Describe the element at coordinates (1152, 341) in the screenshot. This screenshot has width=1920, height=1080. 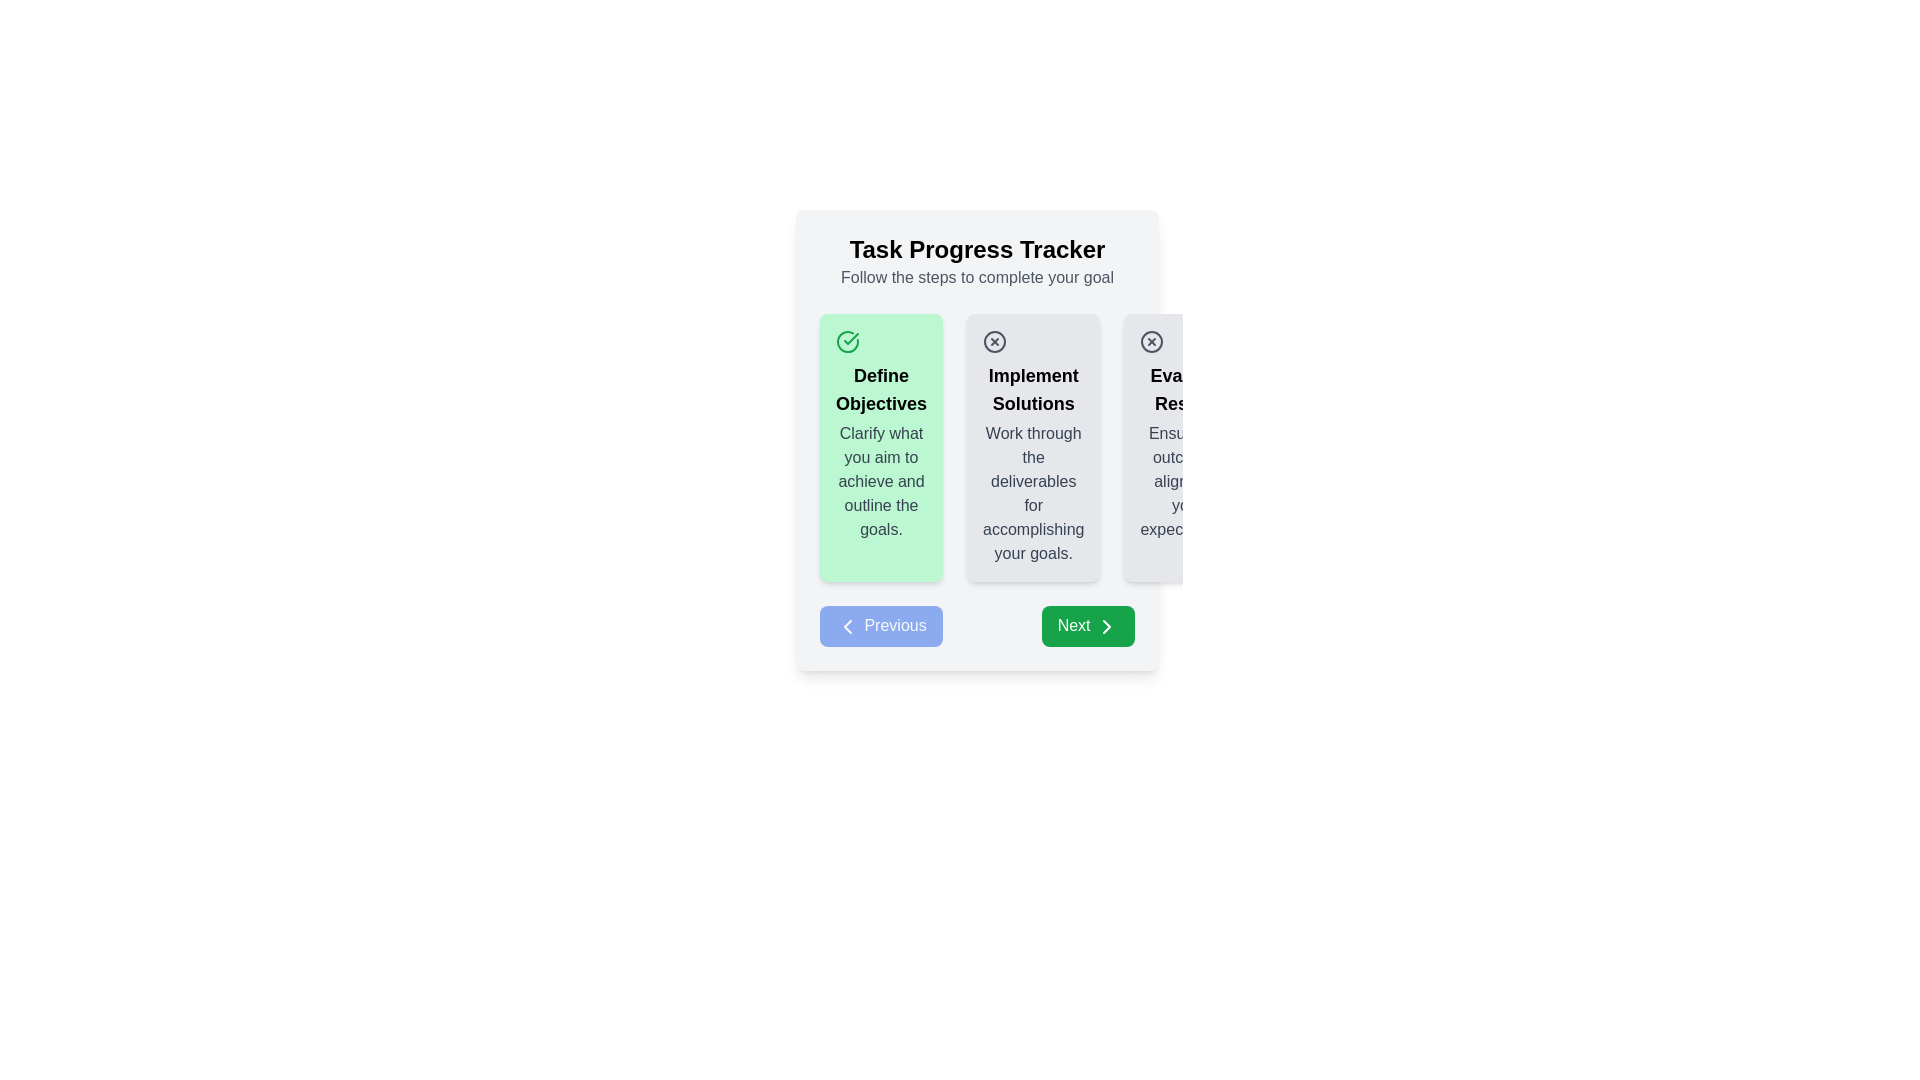
I see `the icon with a gray outline and an 'x' inside, located at the top-left corner of the 'Evaluate Results' card` at that location.